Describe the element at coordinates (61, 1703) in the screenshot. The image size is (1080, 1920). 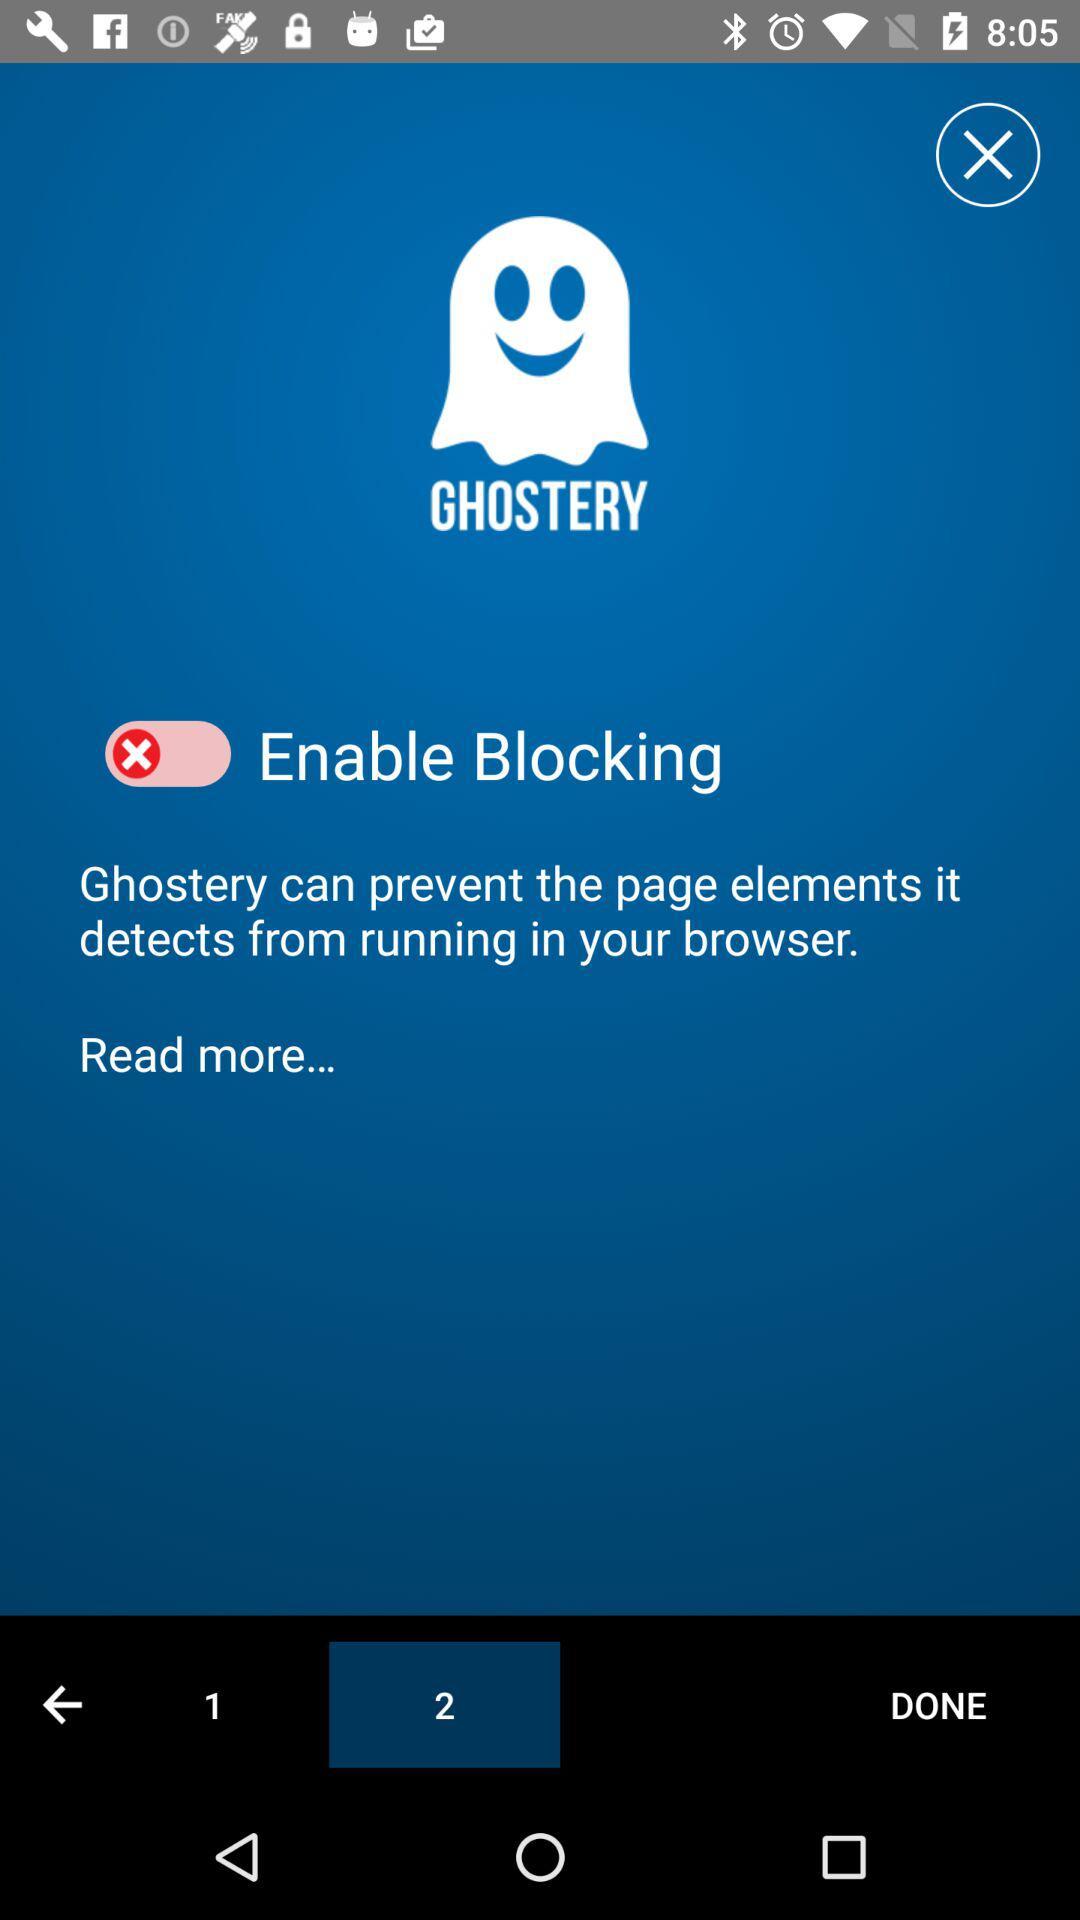
I see `previous` at that location.